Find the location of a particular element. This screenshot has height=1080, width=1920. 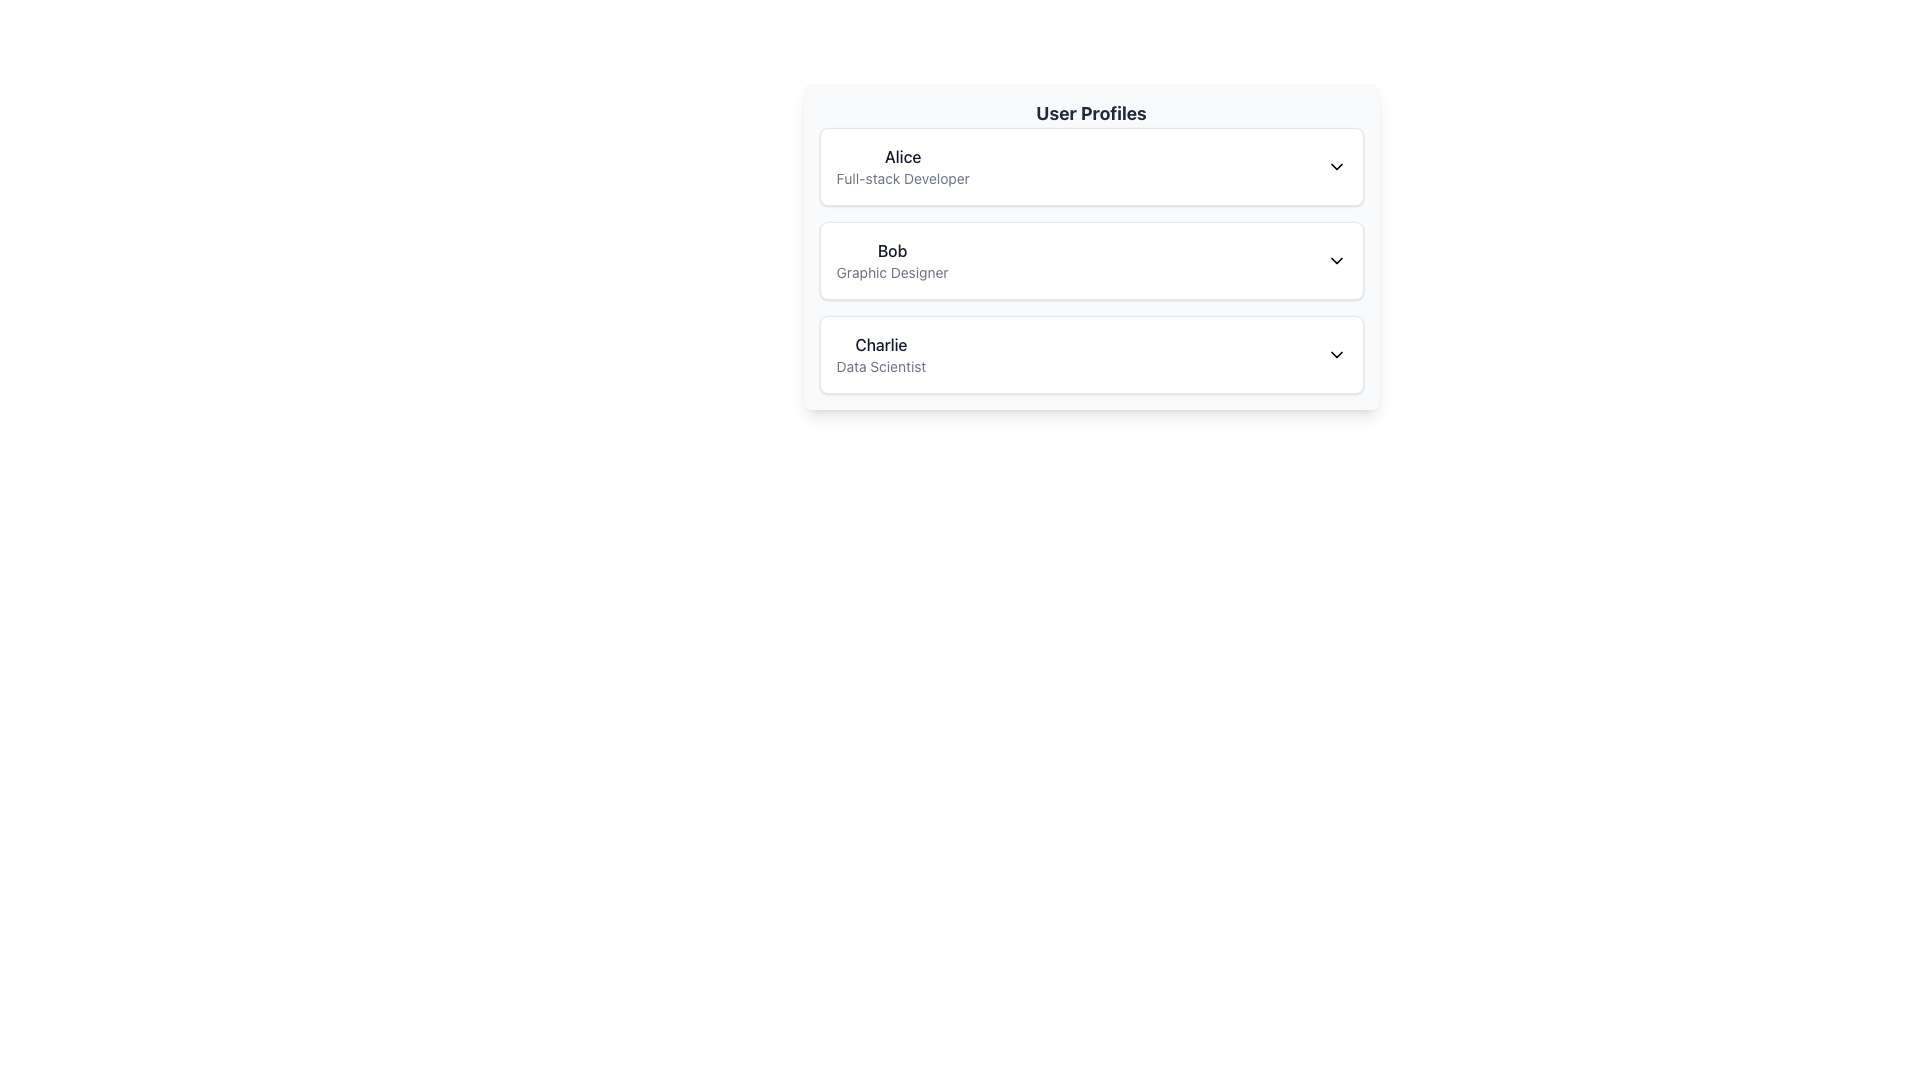

the informational text label providing the job title associated with 'Bob', located beneath his name in the 'User Profiles' card is located at coordinates (891, 273).